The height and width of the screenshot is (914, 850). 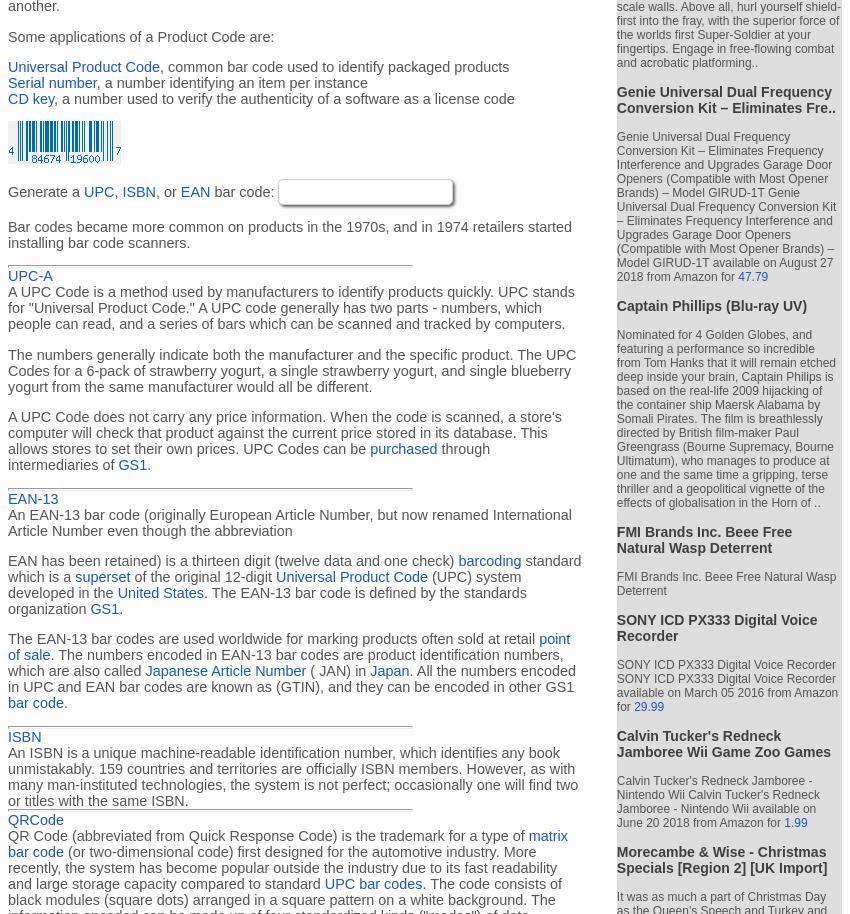 What do you see at coordinates (6, 568) in the screenshot?
I see `'standard which is a'` at bounding box center [6, 568].